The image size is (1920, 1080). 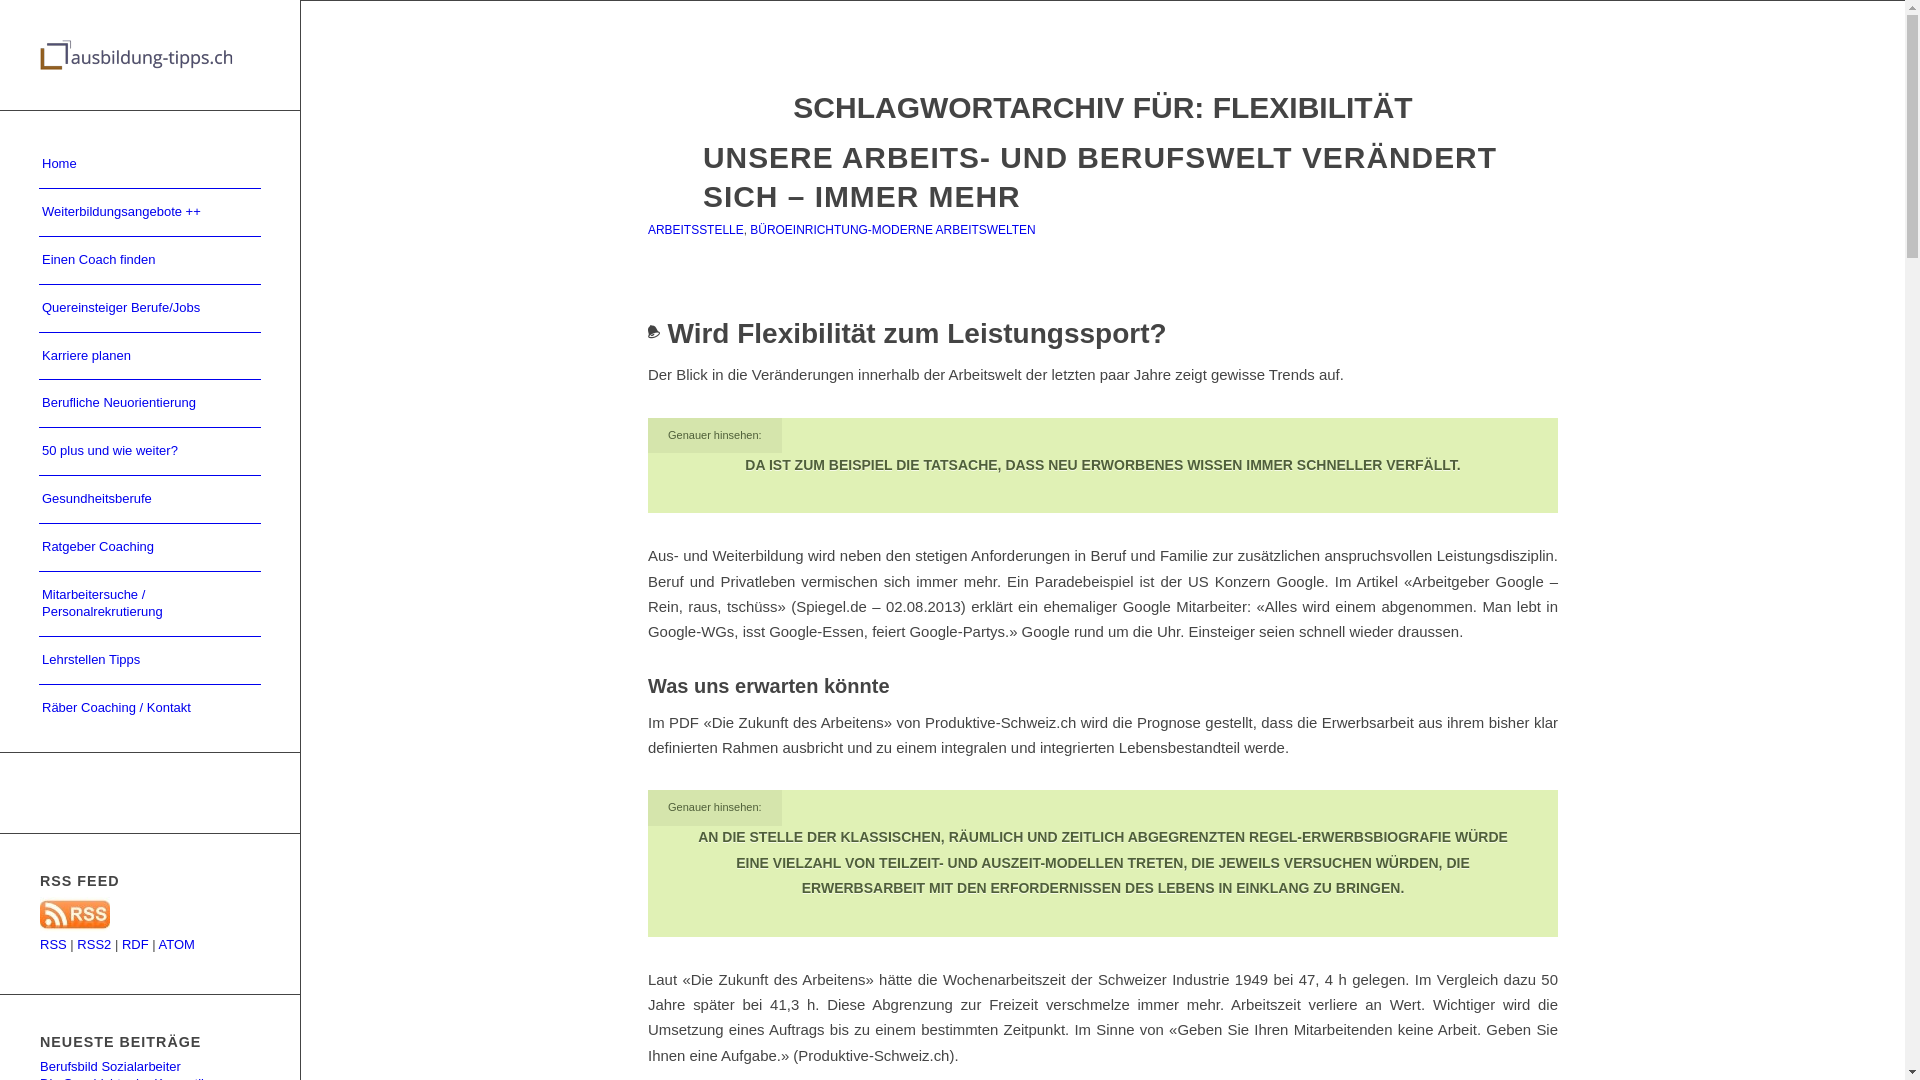 What do you see at coordinates (93, 944) in the screenshot?
I see `'RSS2'` at bounding box center [93, 944].